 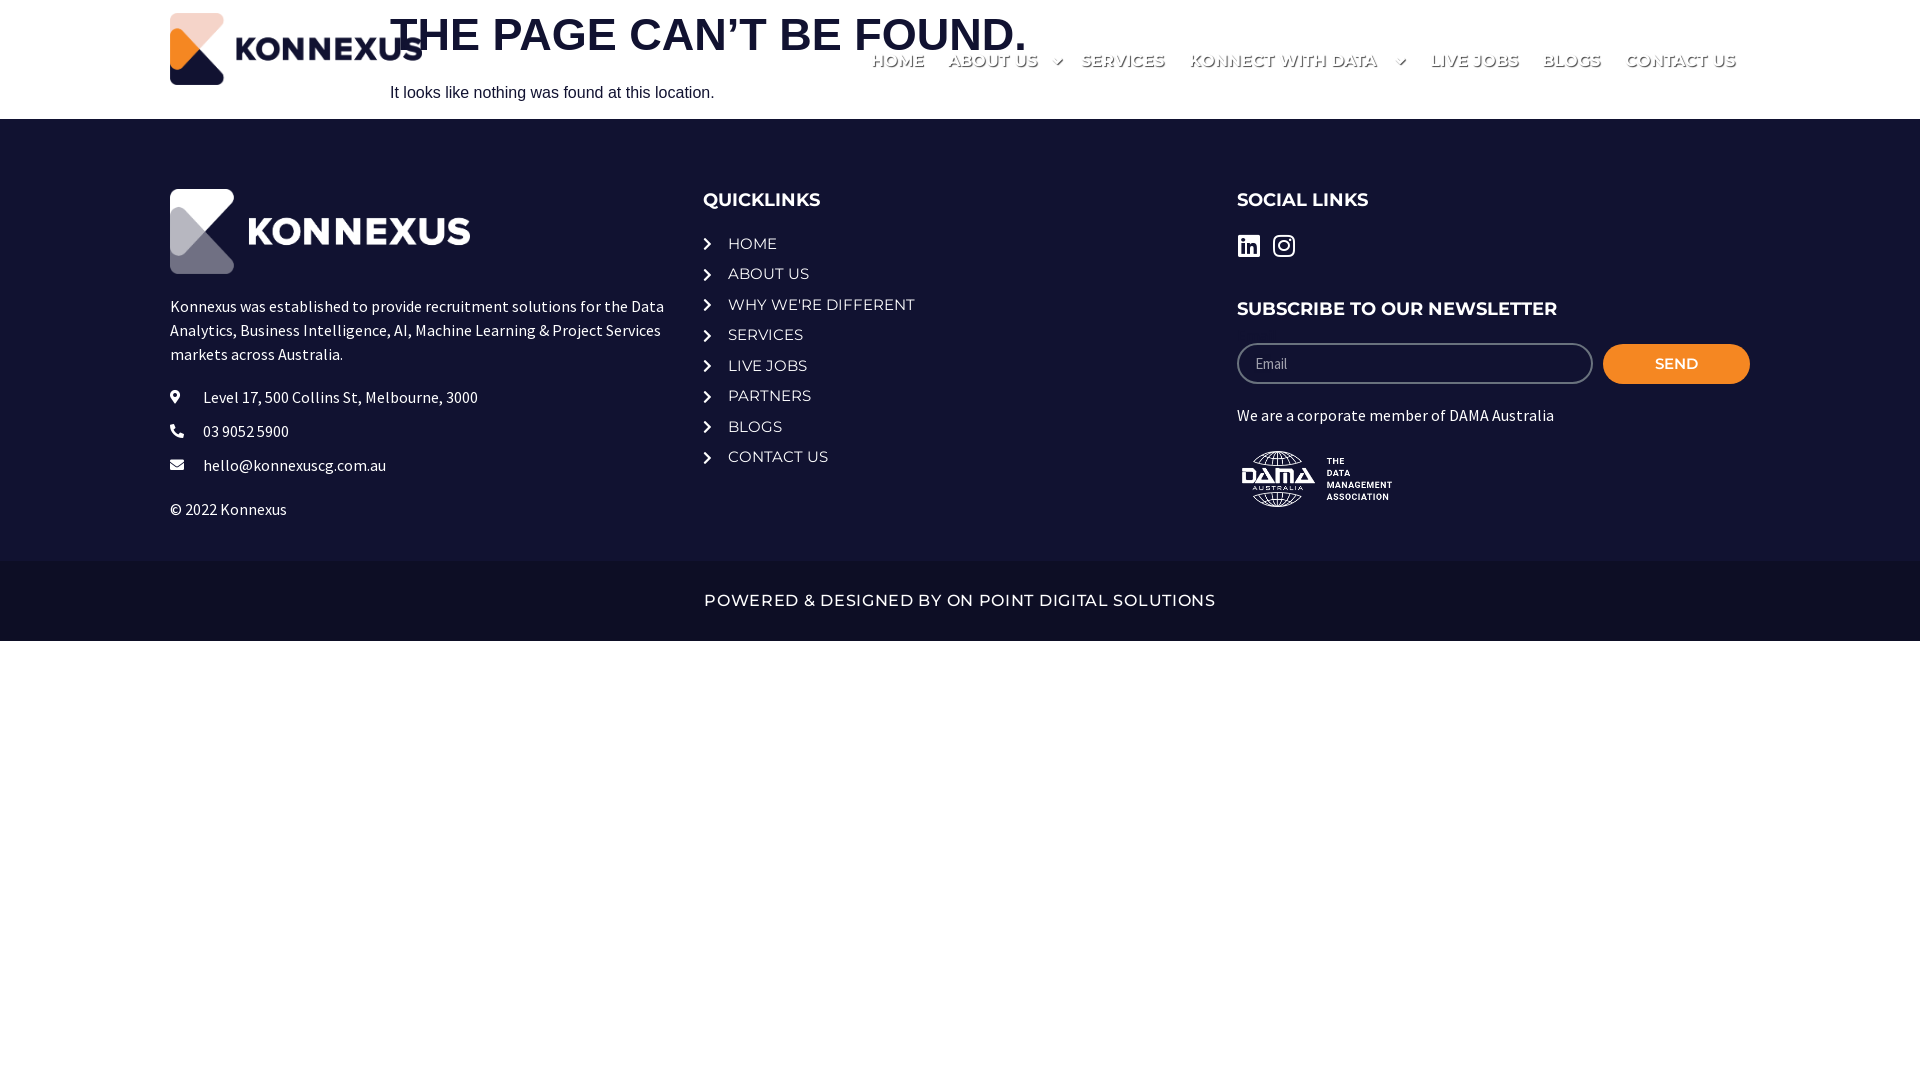 What do you see at coordinates (865, 60) in the screenshot?
I see `'HOME'` at bounding box center [865, 60].